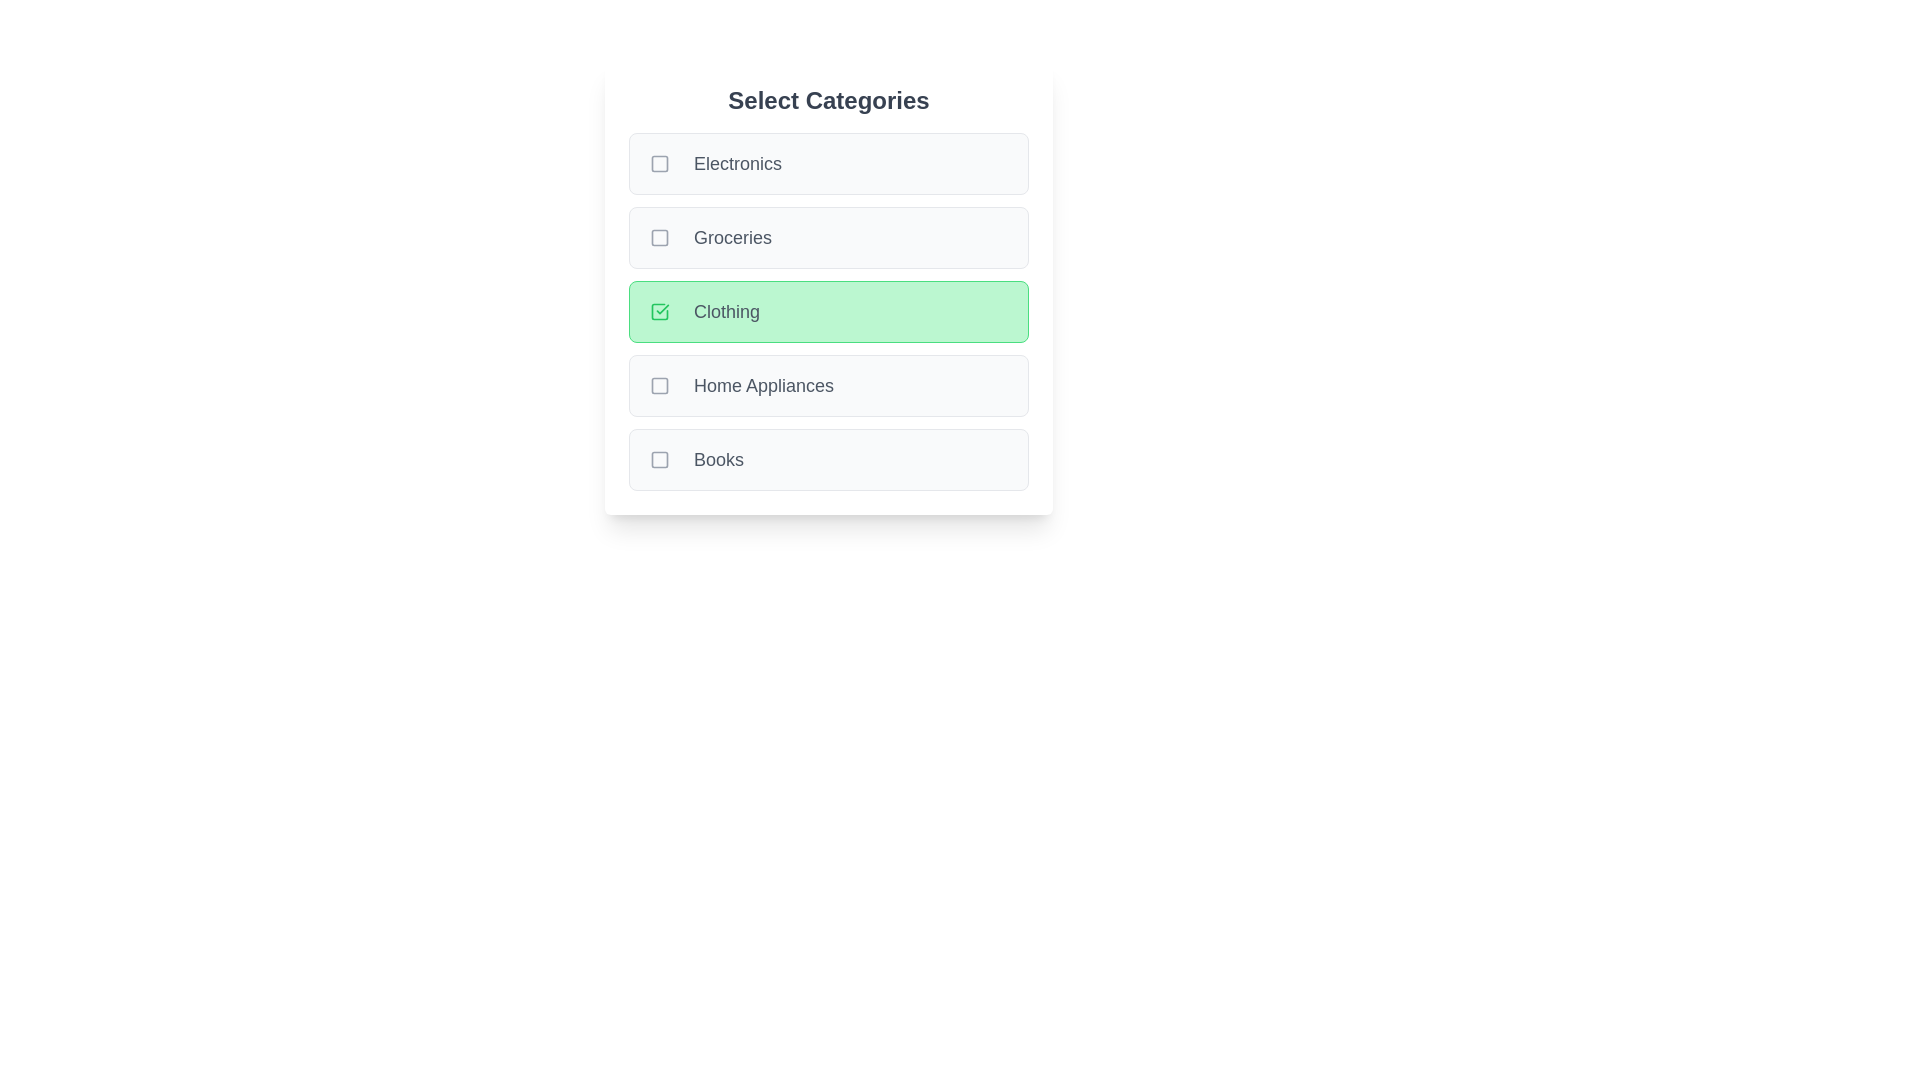 The height and width of the screenshot is (1080, 1920). What do you see at coordinates (660, 385) in the screenshot?
I see `the checkbox for Home Appliances` at bounding box center [660, 385].